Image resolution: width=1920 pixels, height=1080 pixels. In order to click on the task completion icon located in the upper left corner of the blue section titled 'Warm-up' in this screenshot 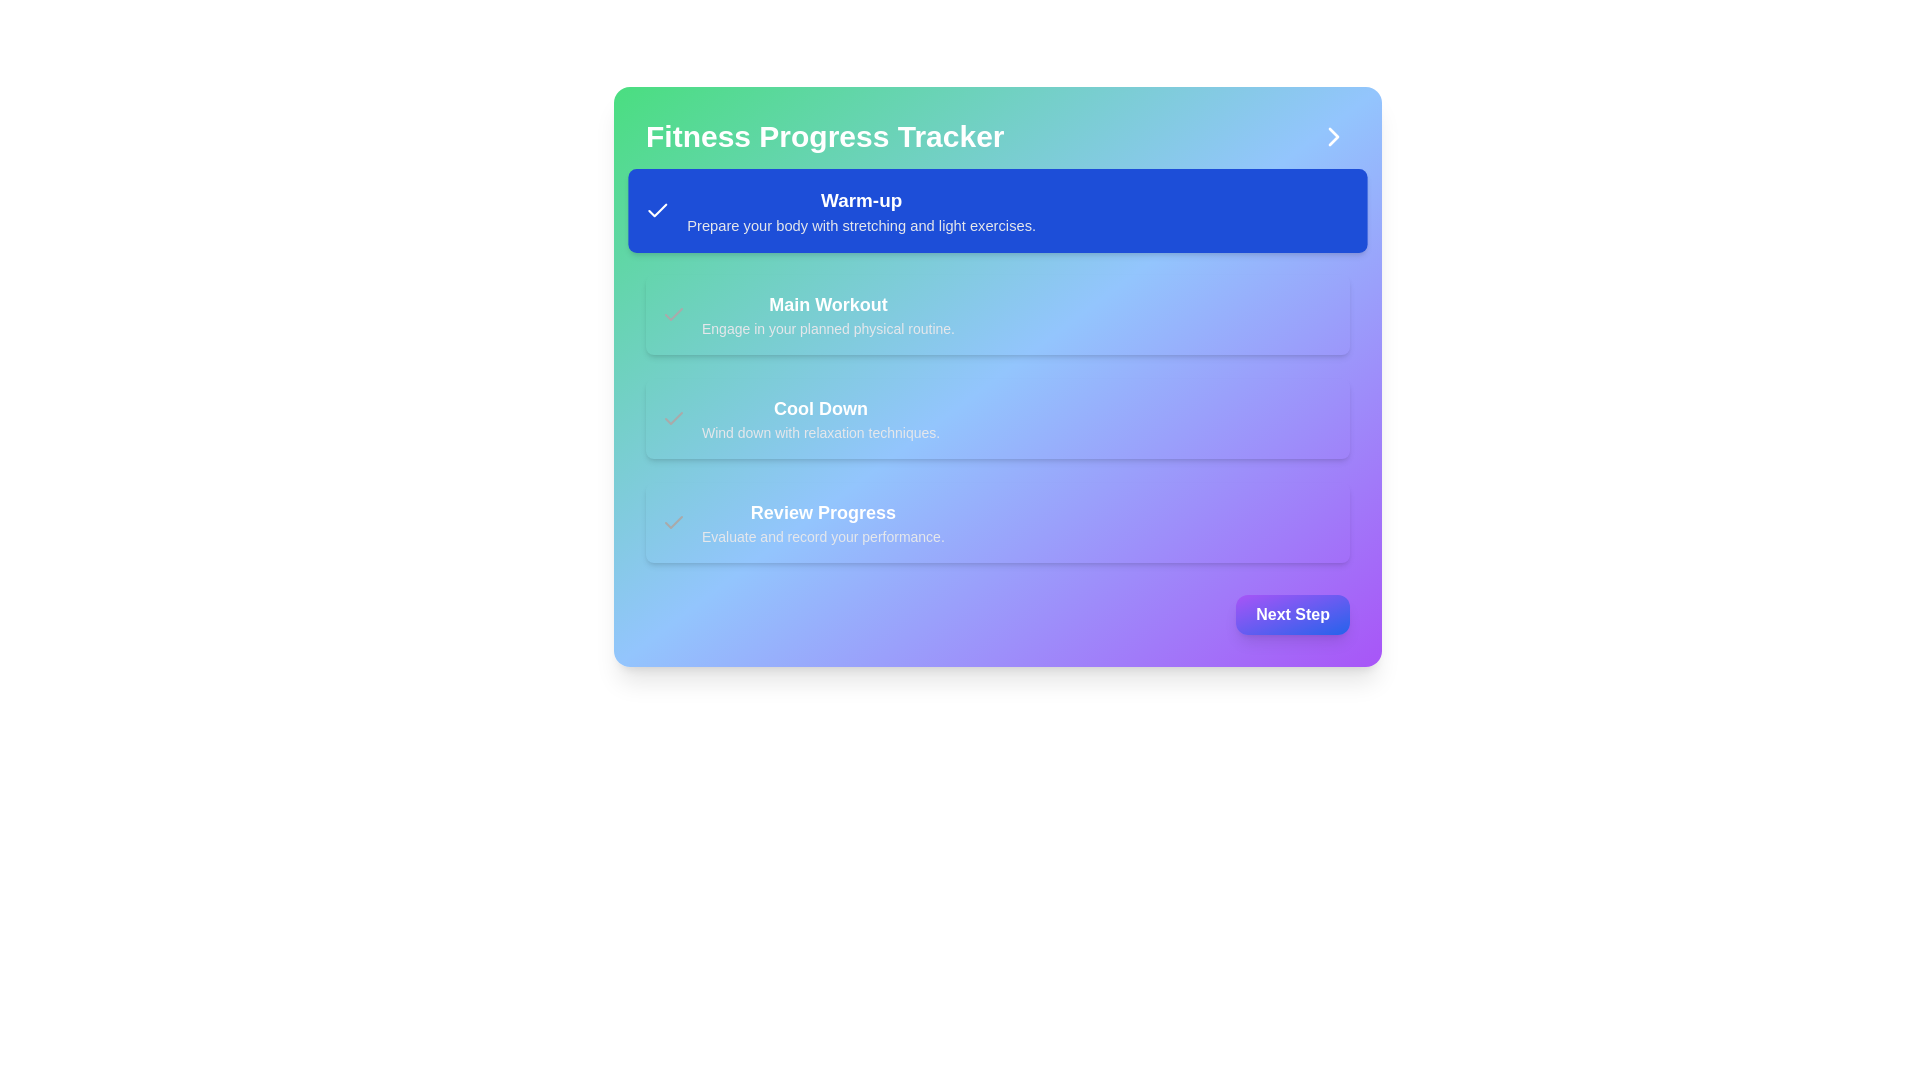, I will do `click(657, 210)`.